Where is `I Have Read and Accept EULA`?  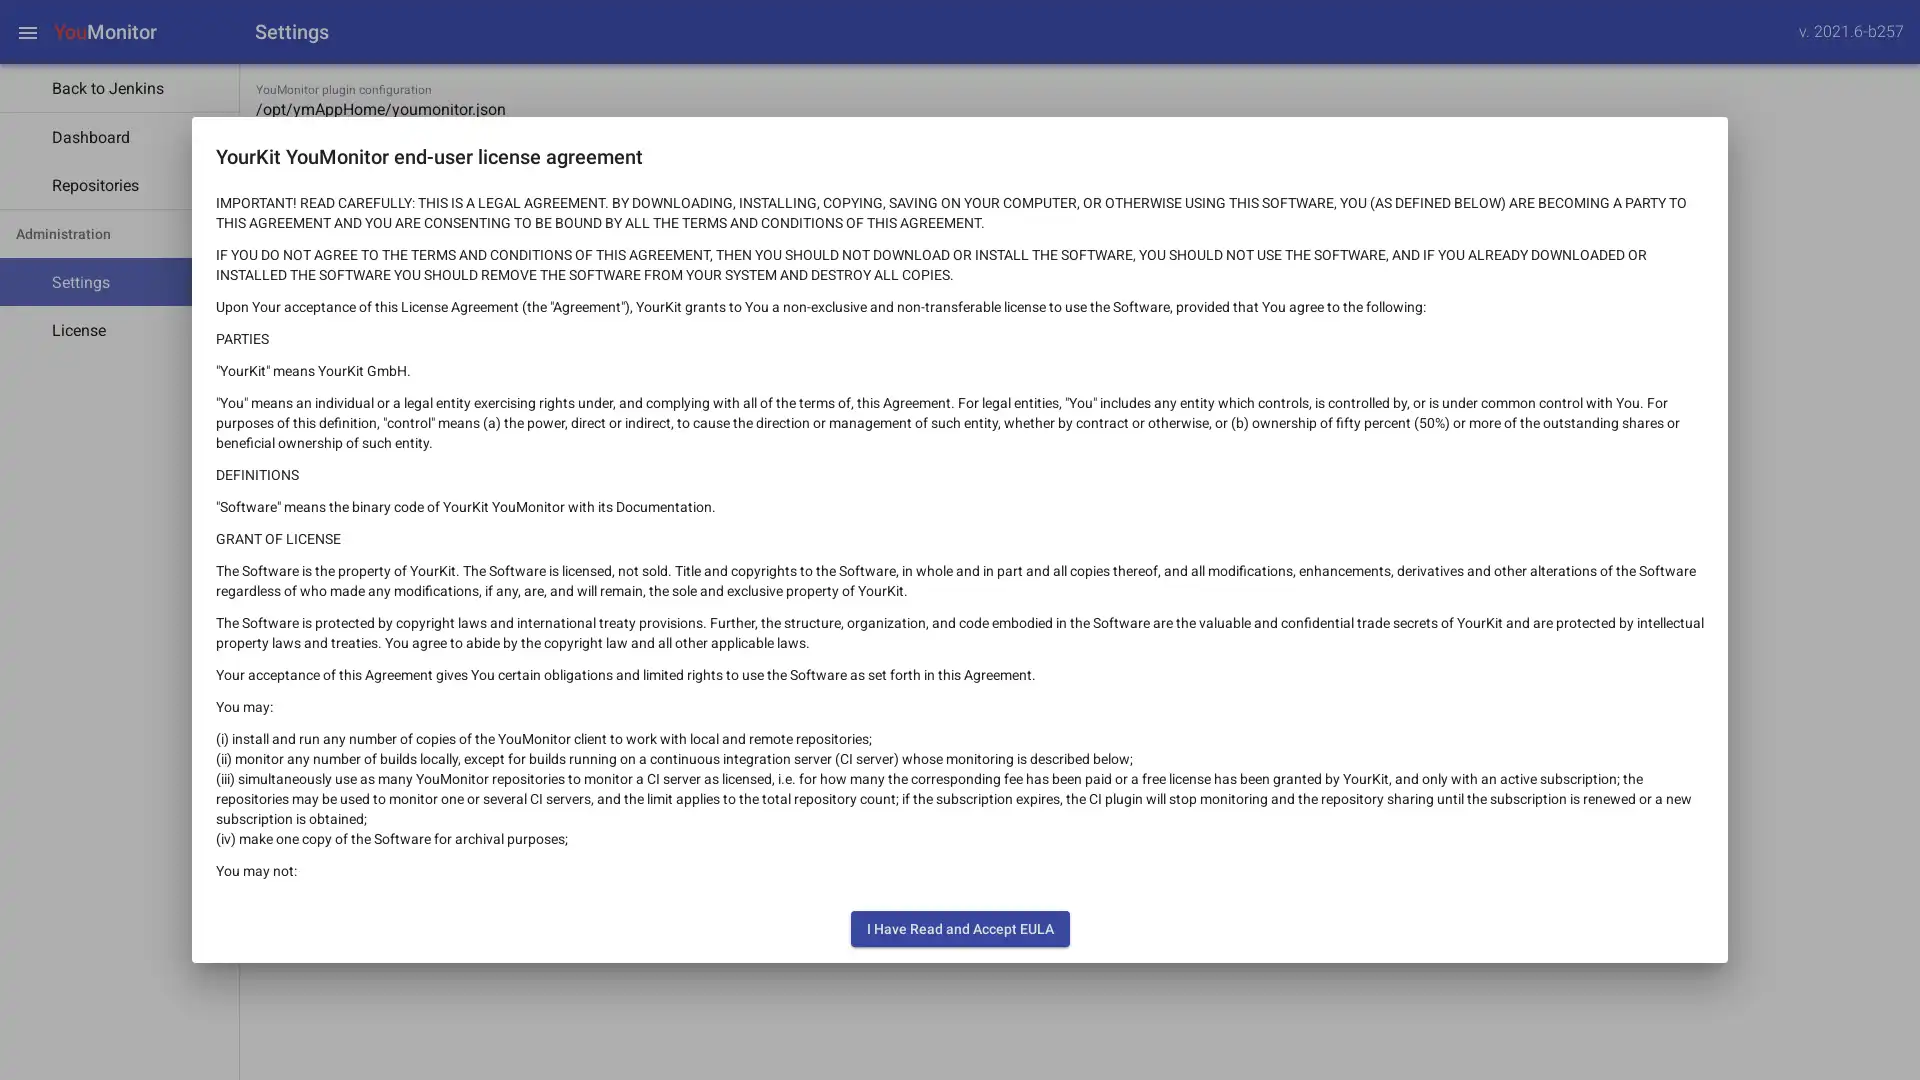 I Have Read and Accept EULA is located at coordinates (958, 929).